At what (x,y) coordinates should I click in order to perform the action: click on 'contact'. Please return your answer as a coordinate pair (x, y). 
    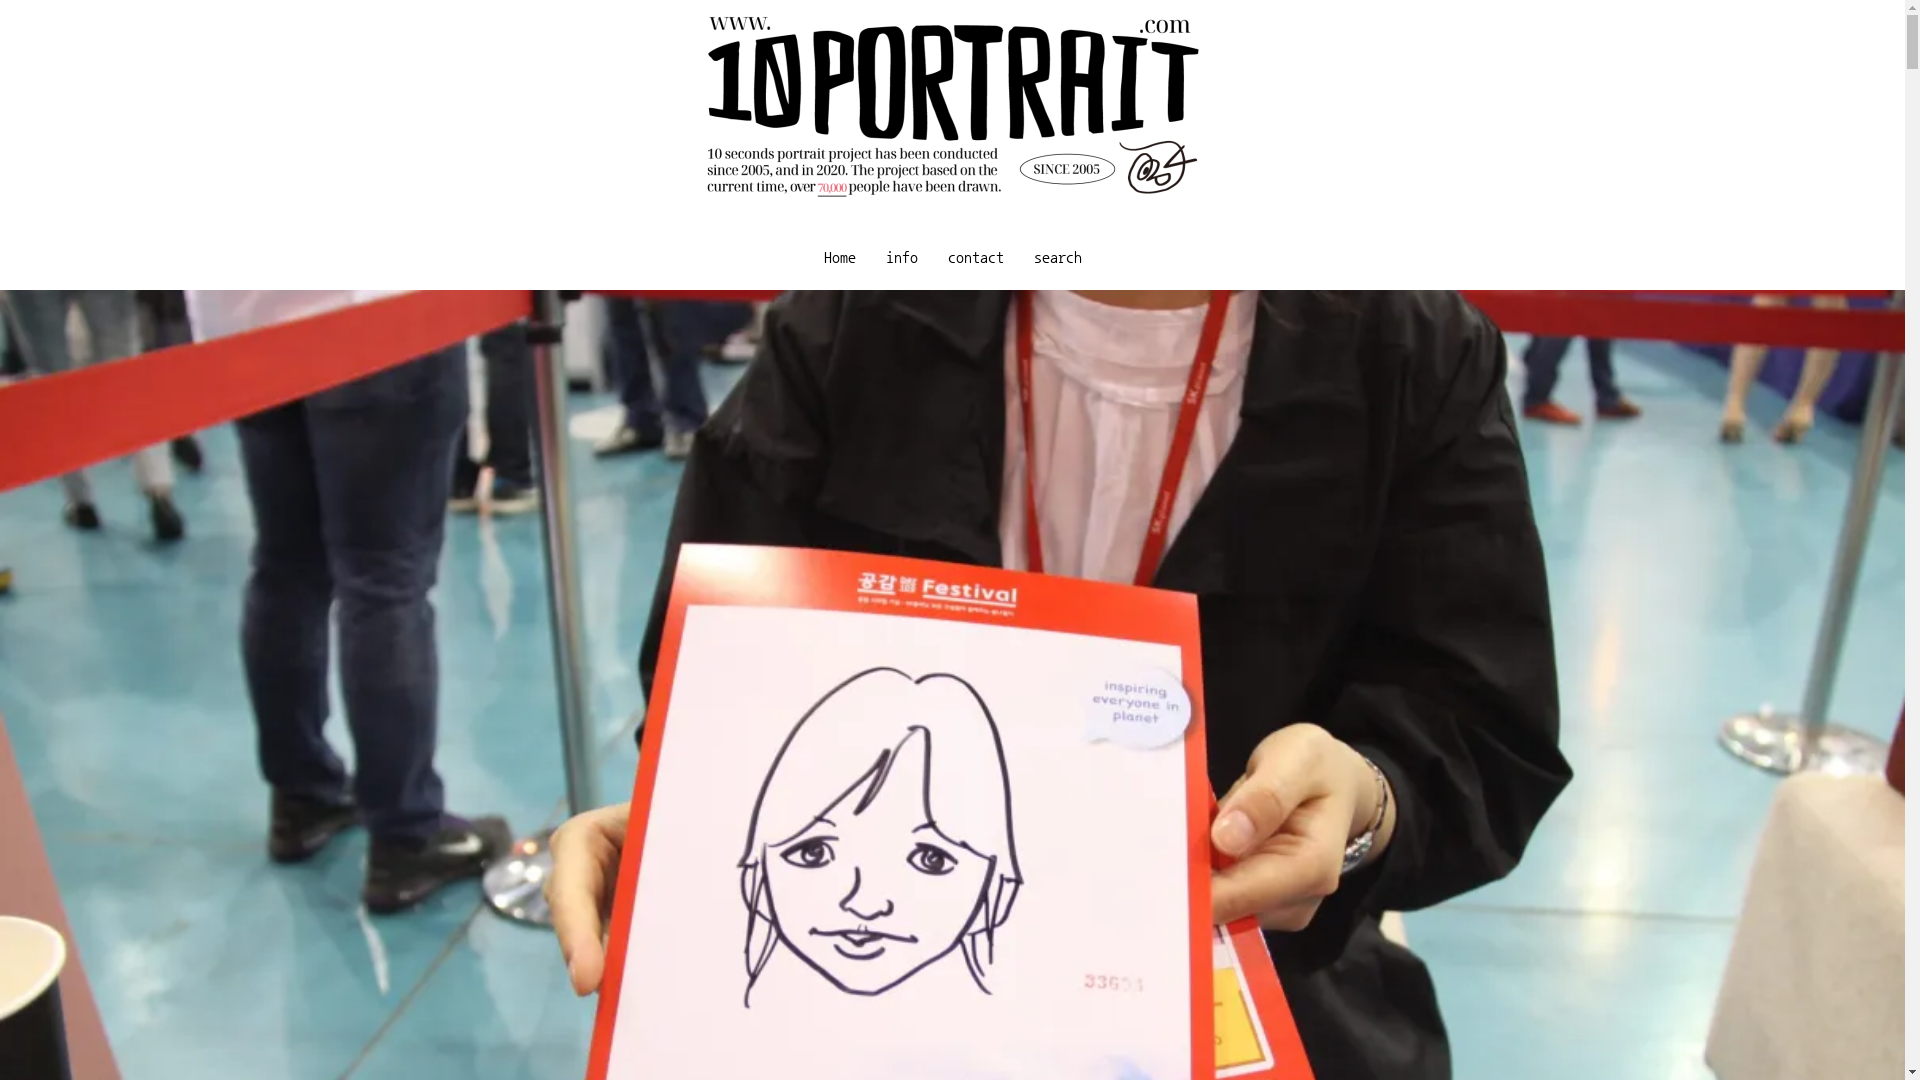
    Looking at the image, I should click on (974, 256).